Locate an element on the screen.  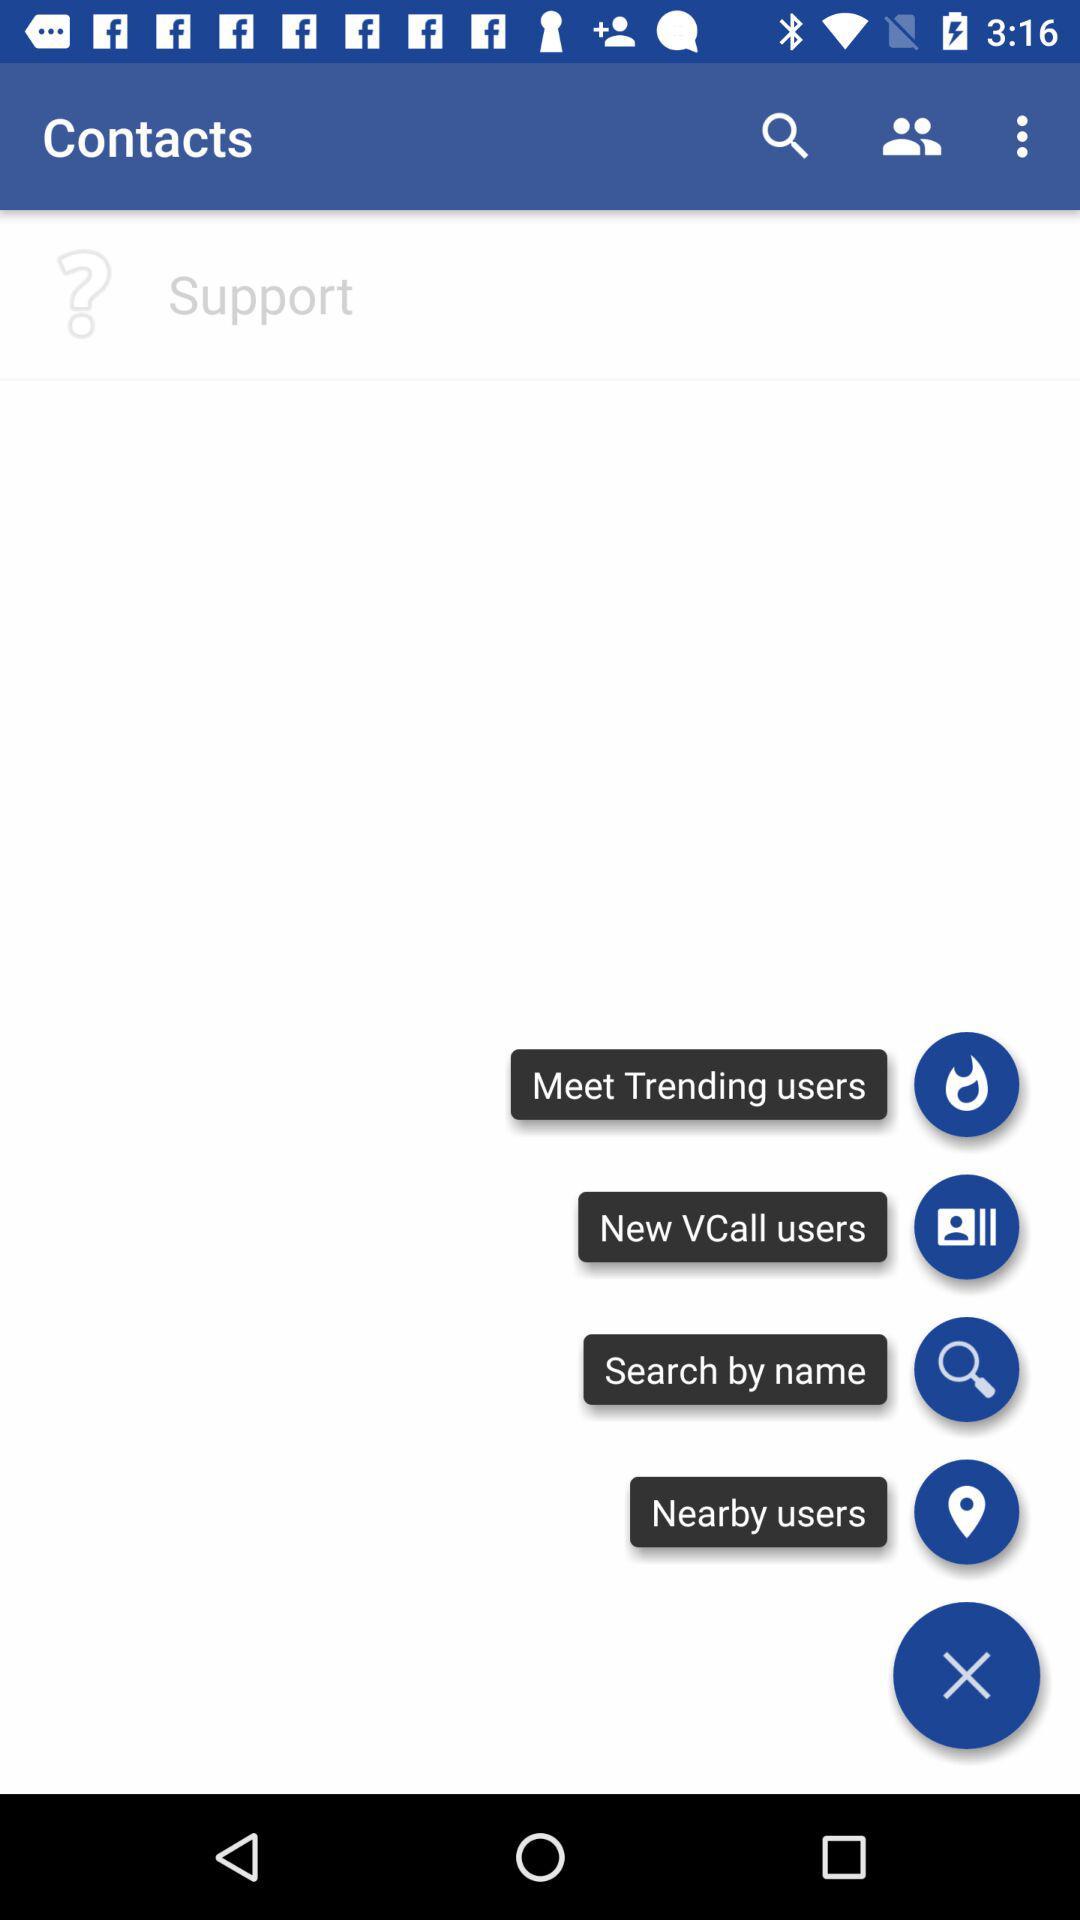
trending users is located at coordinates (965, 1083).